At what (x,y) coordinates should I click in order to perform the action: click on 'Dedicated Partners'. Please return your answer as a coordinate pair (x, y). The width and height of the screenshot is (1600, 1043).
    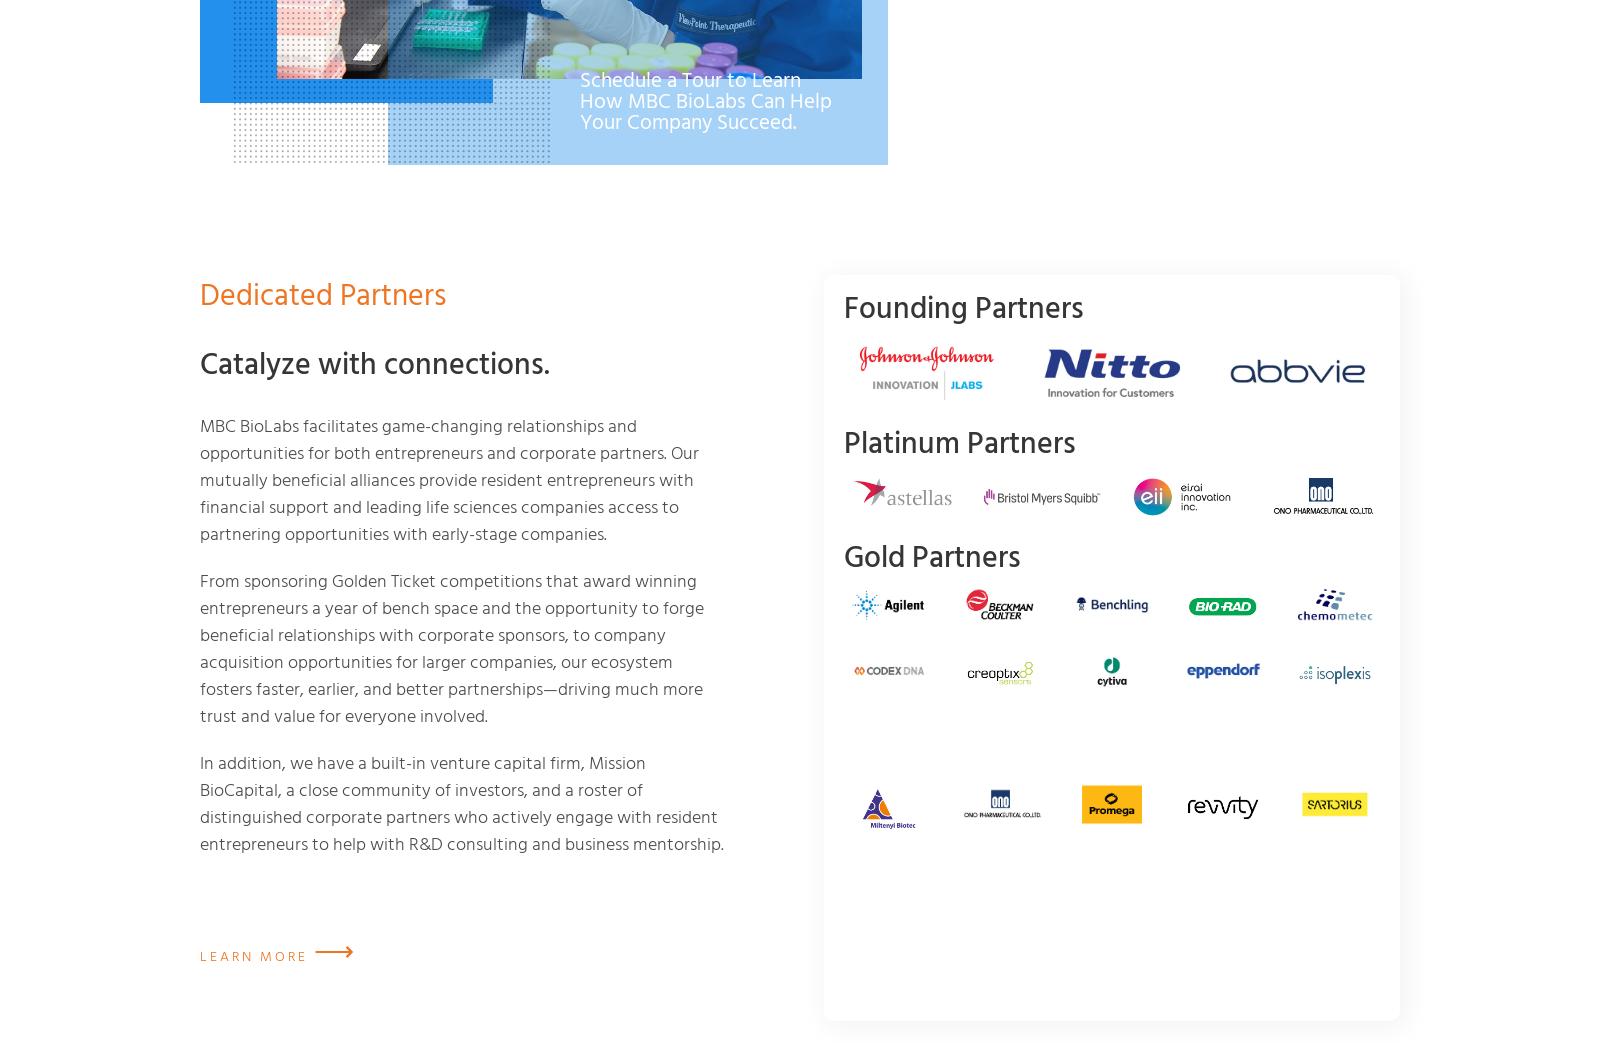
    Looking at the image, I should click on (323, 296).